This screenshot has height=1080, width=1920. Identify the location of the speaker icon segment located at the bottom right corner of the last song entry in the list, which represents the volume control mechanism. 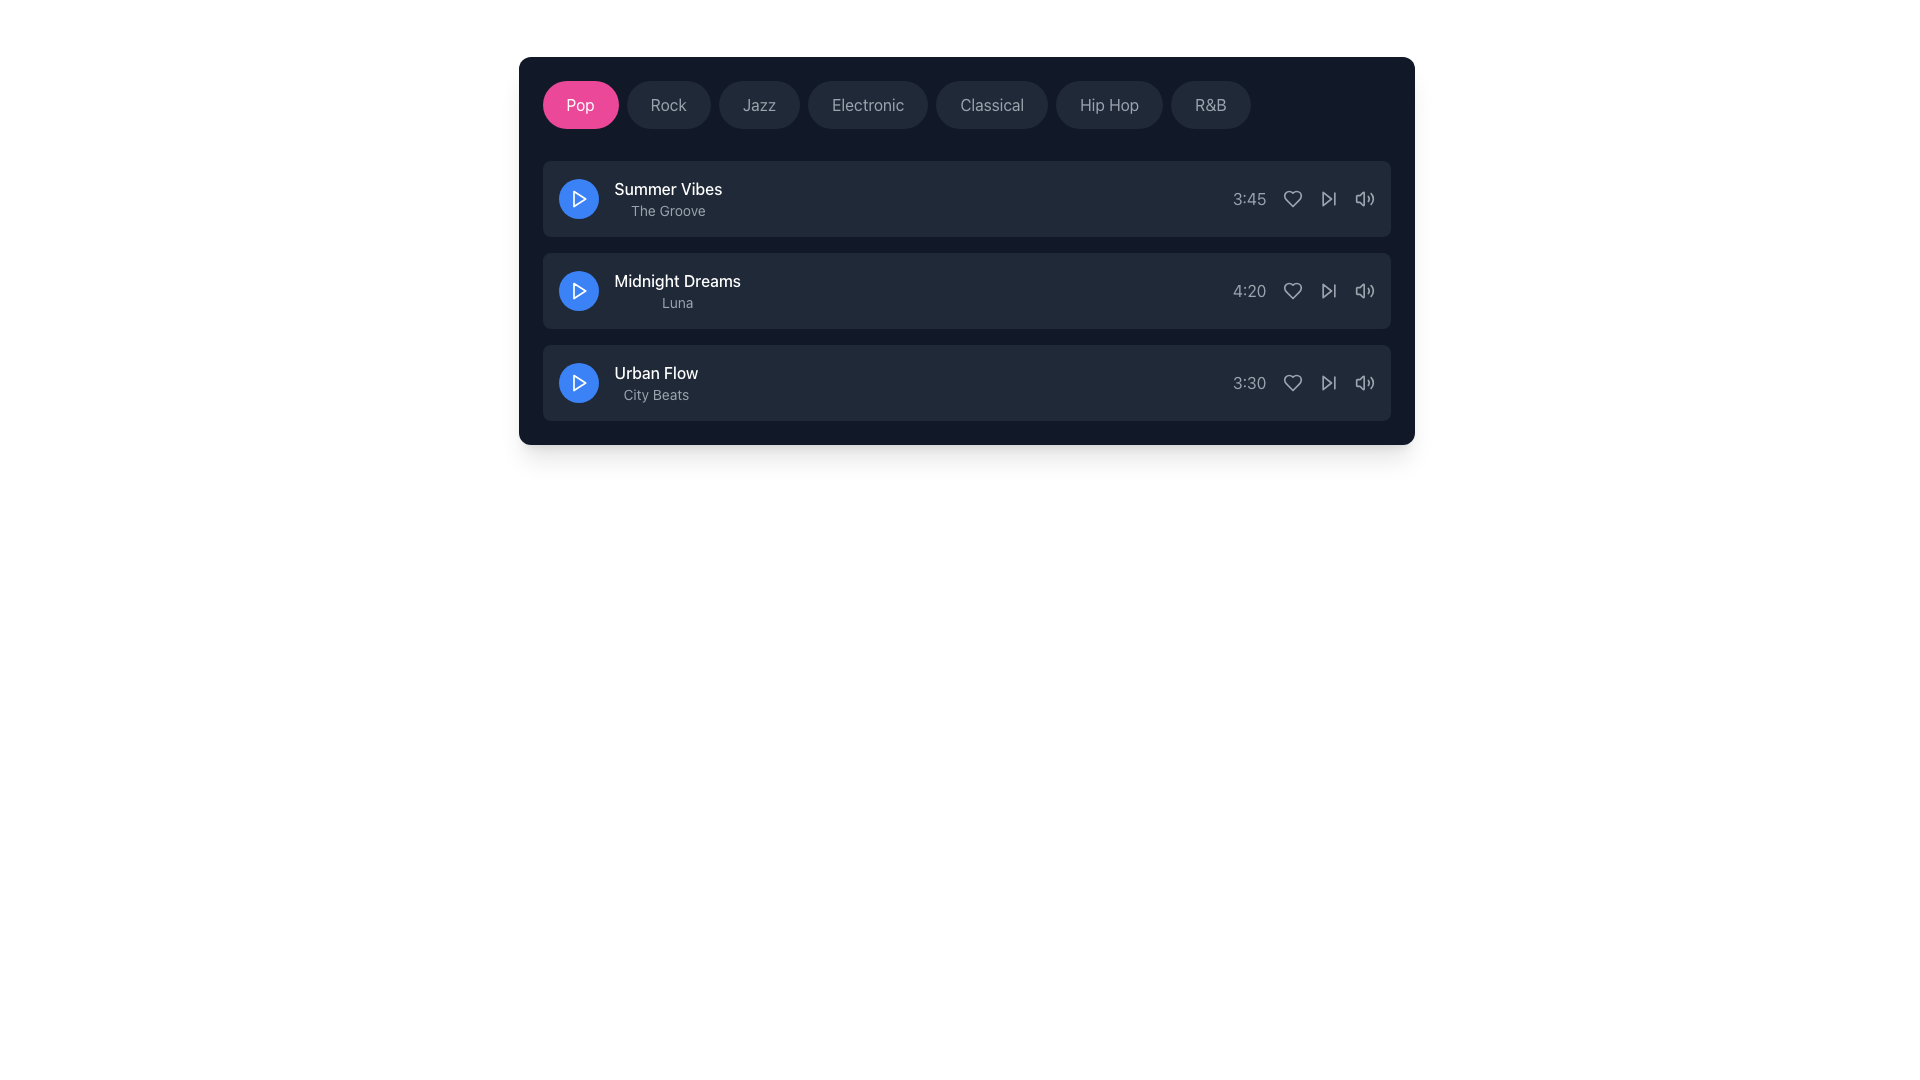
(1359, 382).